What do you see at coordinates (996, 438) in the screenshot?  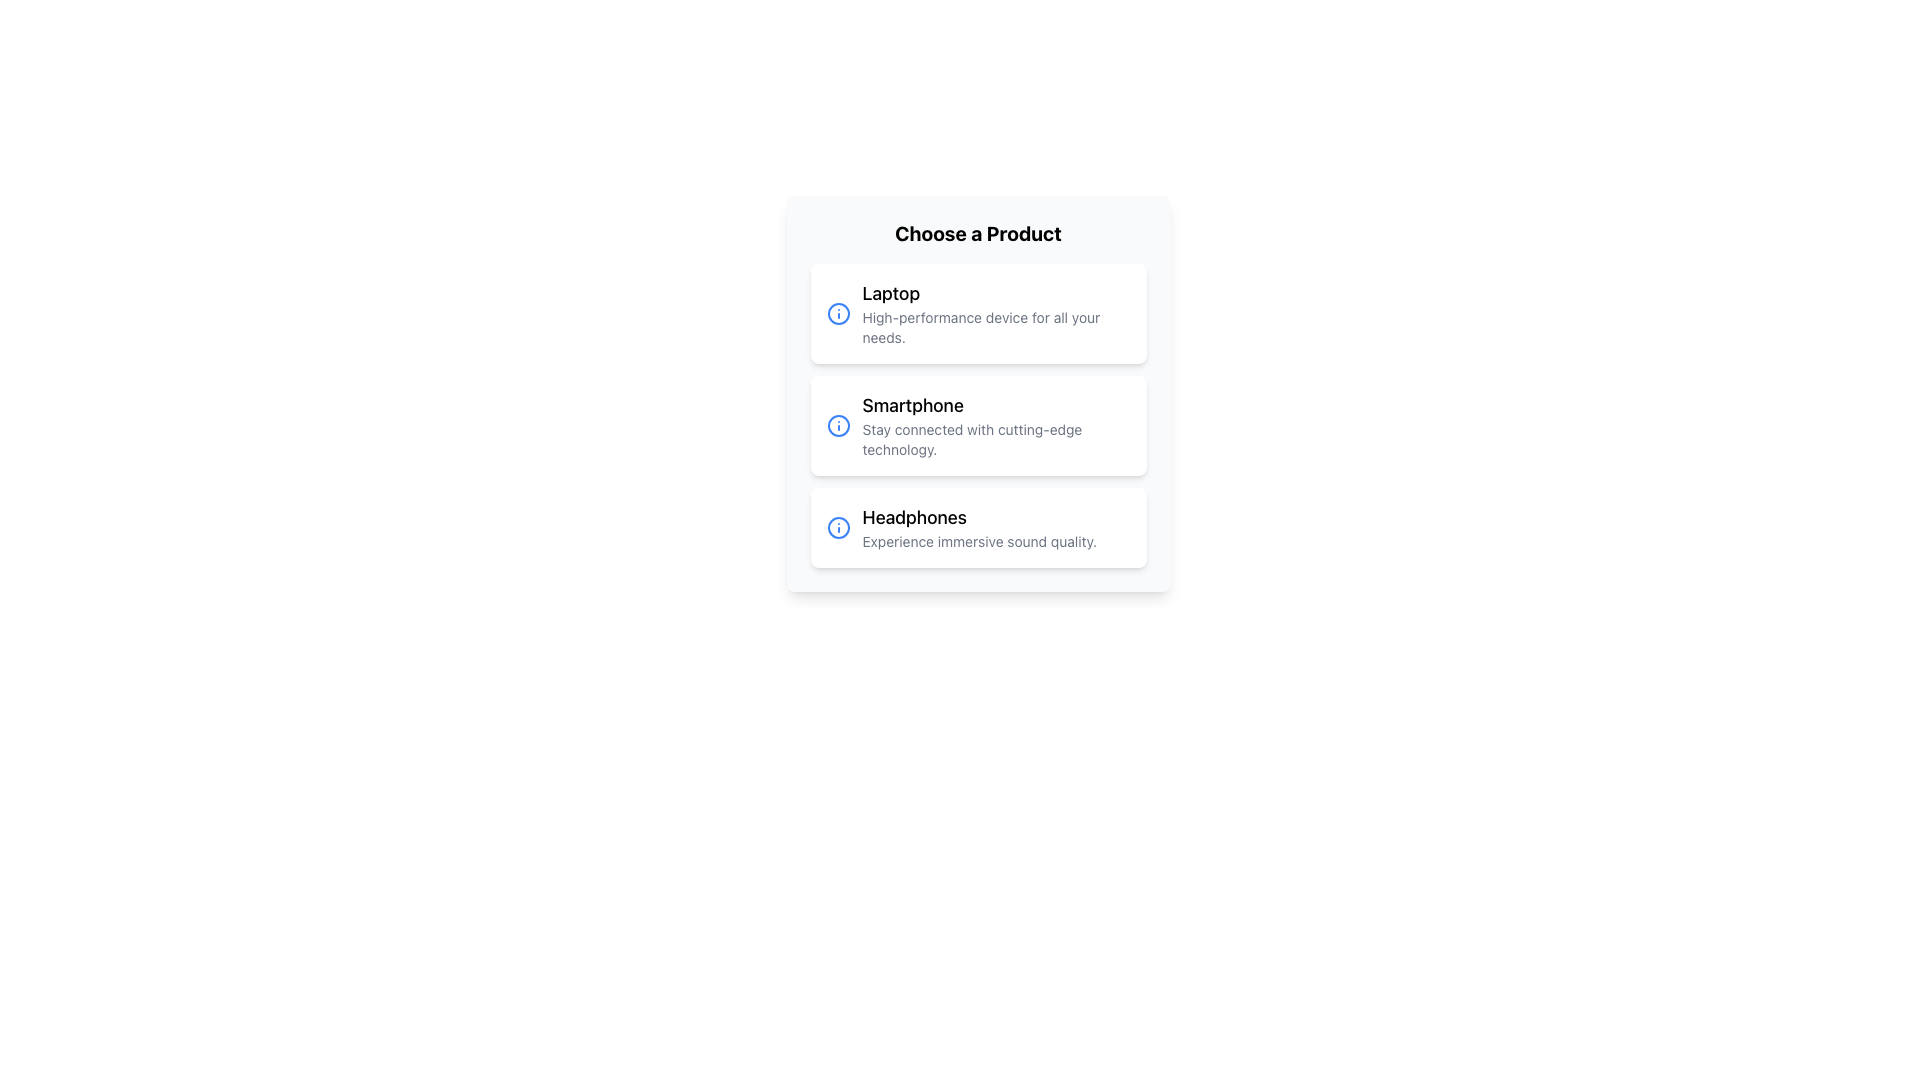 I see `the descriptive text element that reads 'Stay connected with cutting-edge technology.' located beneath the title 'Smartphone' in the product options list` at bounding box center [996, 438].